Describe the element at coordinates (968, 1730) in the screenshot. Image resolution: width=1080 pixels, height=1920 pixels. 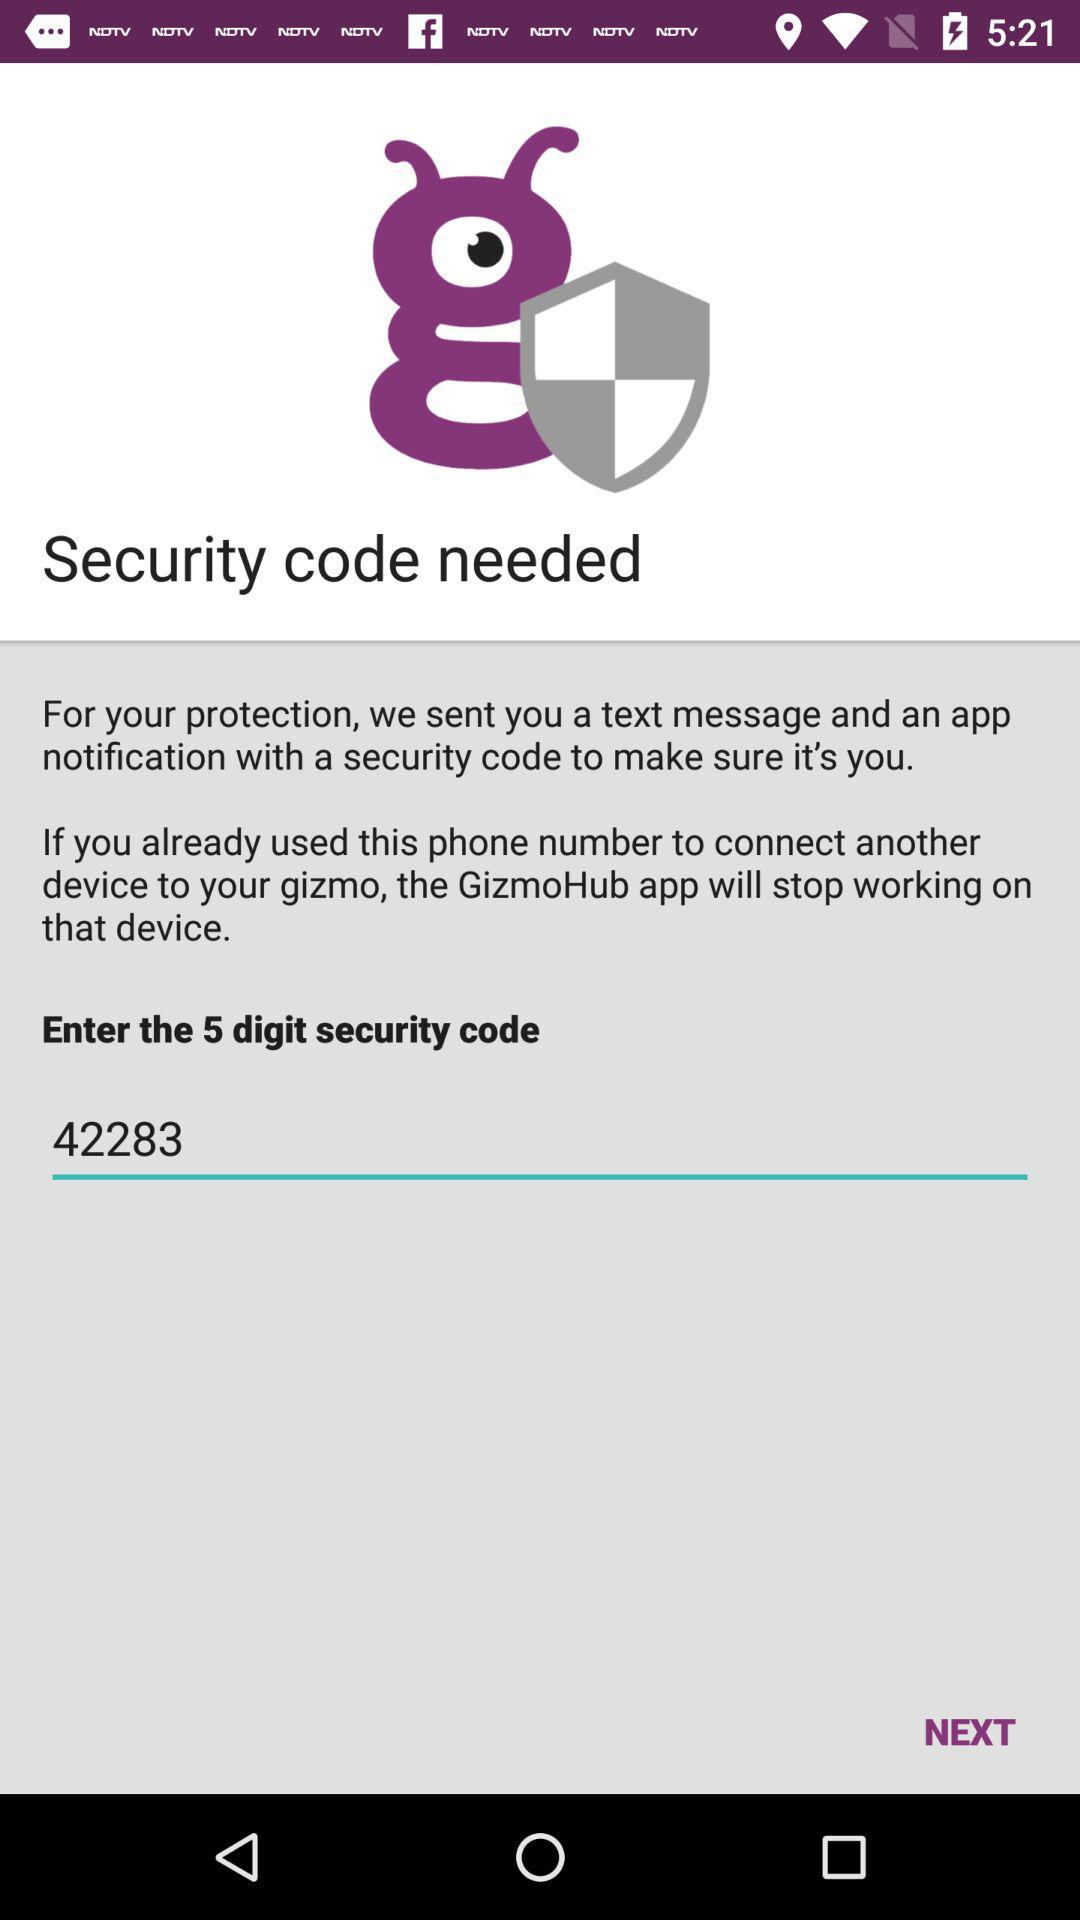
I see `the item below 42283` at that location.